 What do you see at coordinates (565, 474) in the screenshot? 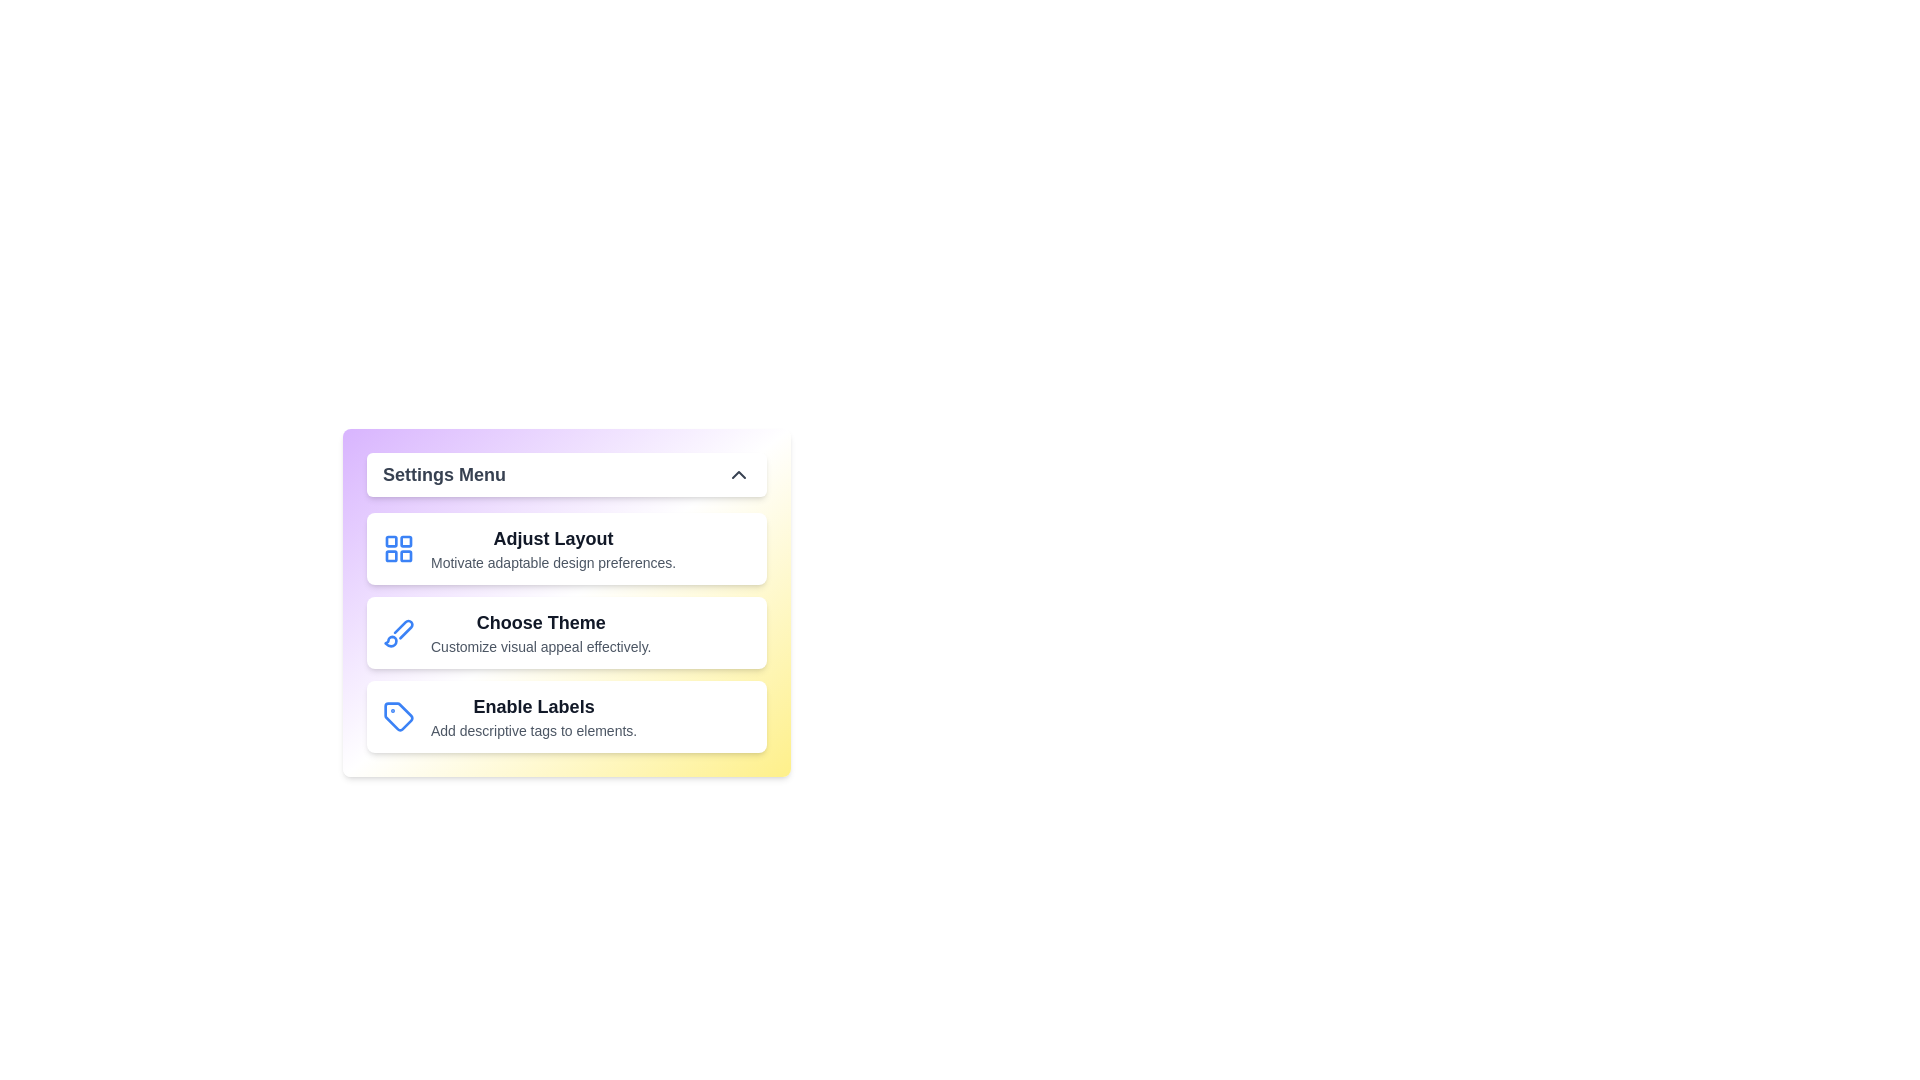
I see `the 'Settings Menu' header to toggle the visibility of the menu` at bounding box center [565, 474].